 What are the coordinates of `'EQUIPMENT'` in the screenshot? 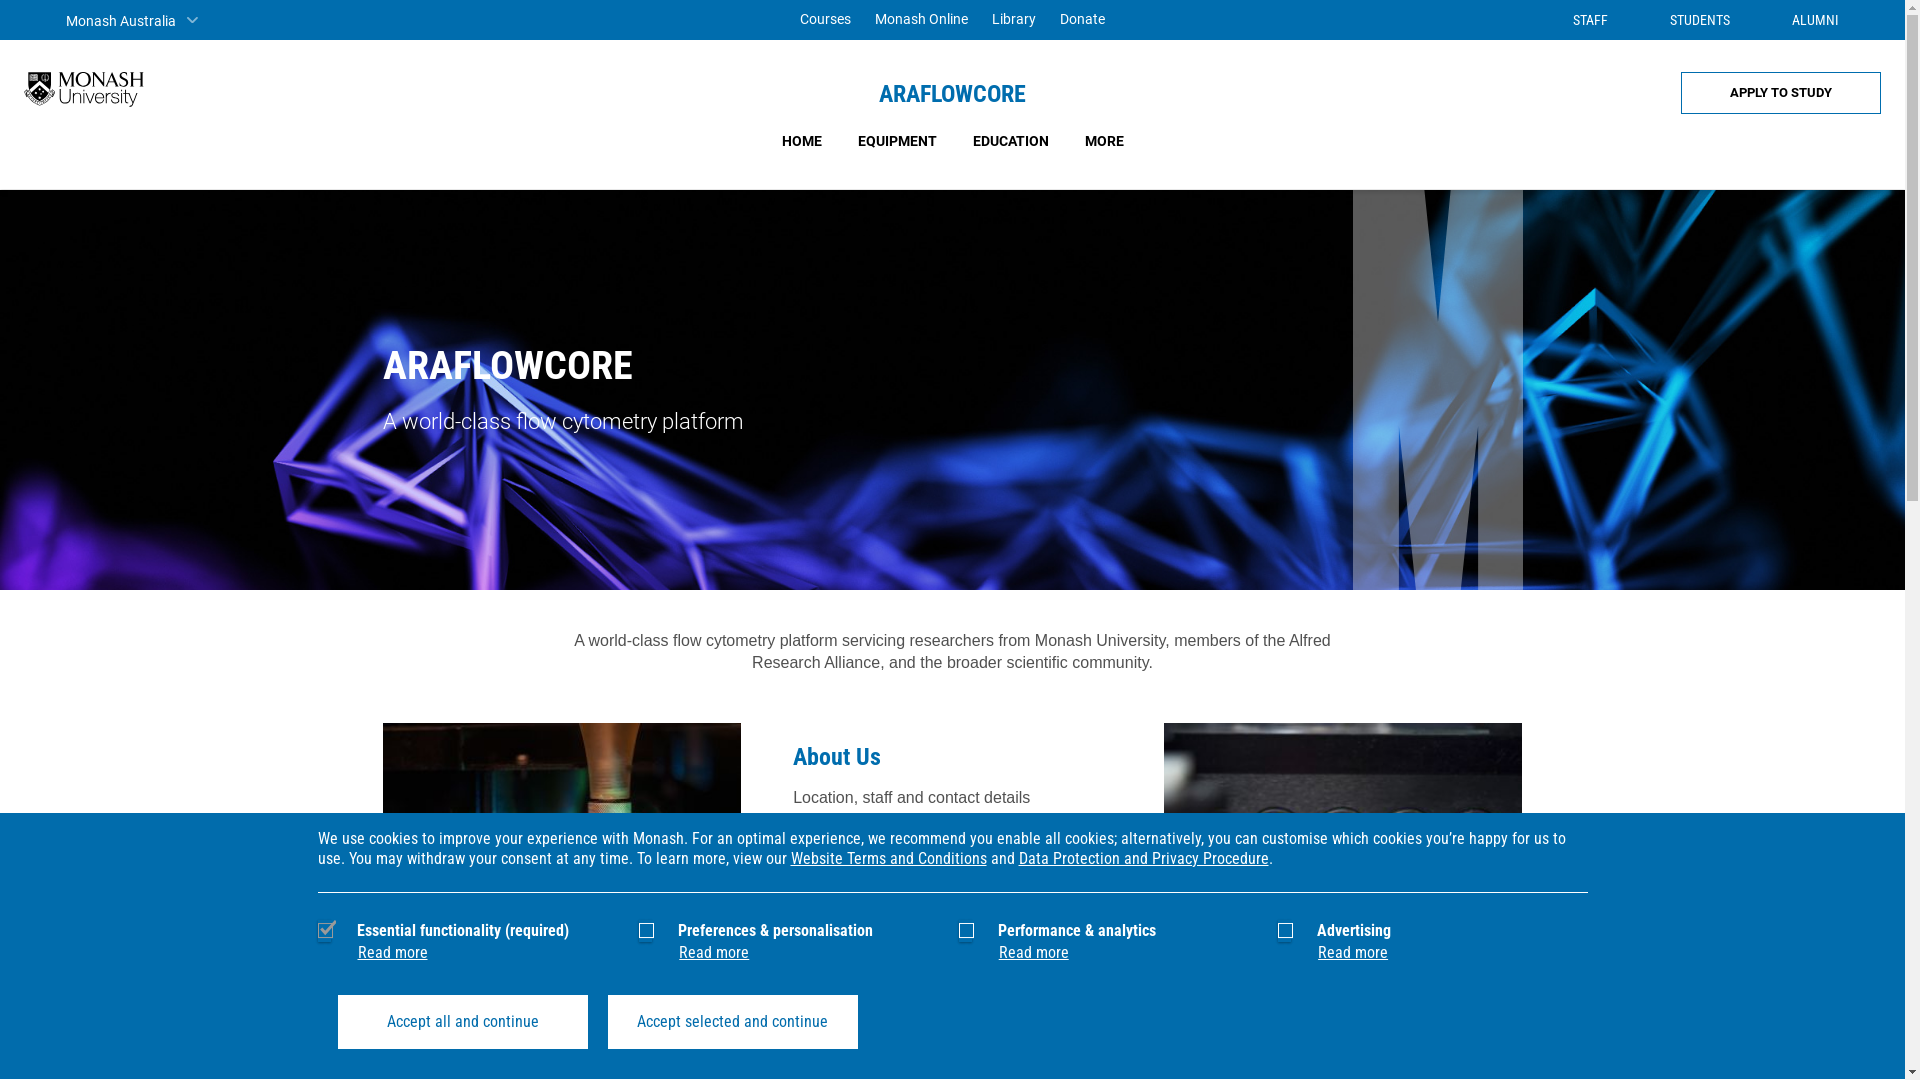 It's located at (896, 140).